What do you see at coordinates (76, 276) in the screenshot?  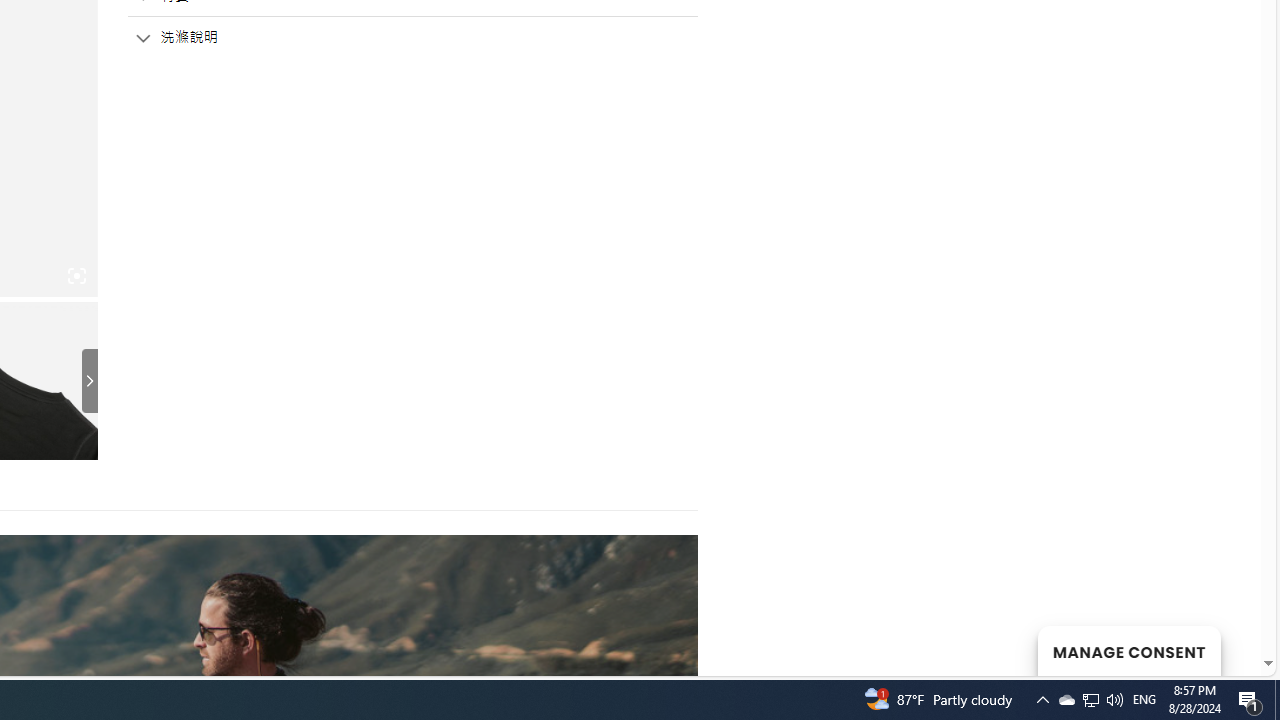 I see `'Class: iconic-woothumbs-fullscreen'` at bounding box center [76, 276].